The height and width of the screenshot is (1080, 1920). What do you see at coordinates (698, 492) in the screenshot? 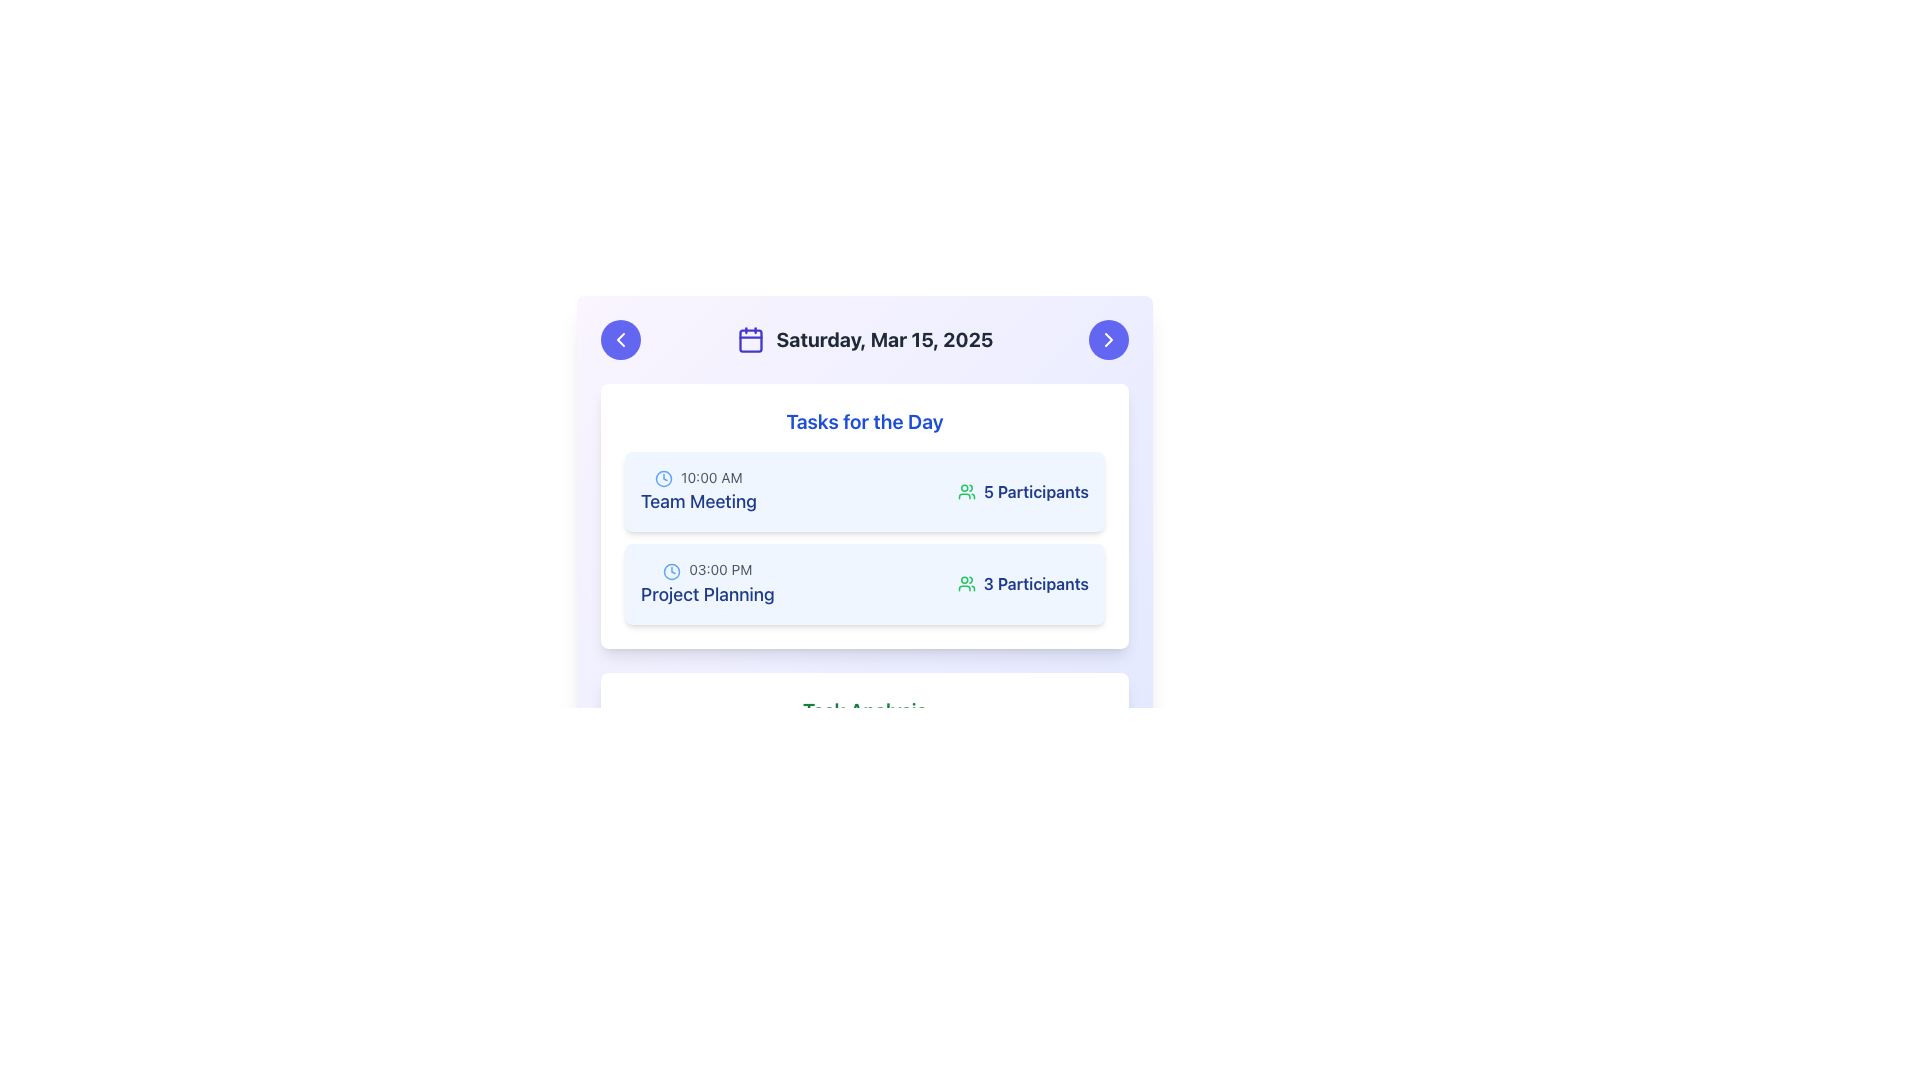
I see `the Informational Label displaying '10:00 AM Team Meeting'` at bounding box center [698, 492].